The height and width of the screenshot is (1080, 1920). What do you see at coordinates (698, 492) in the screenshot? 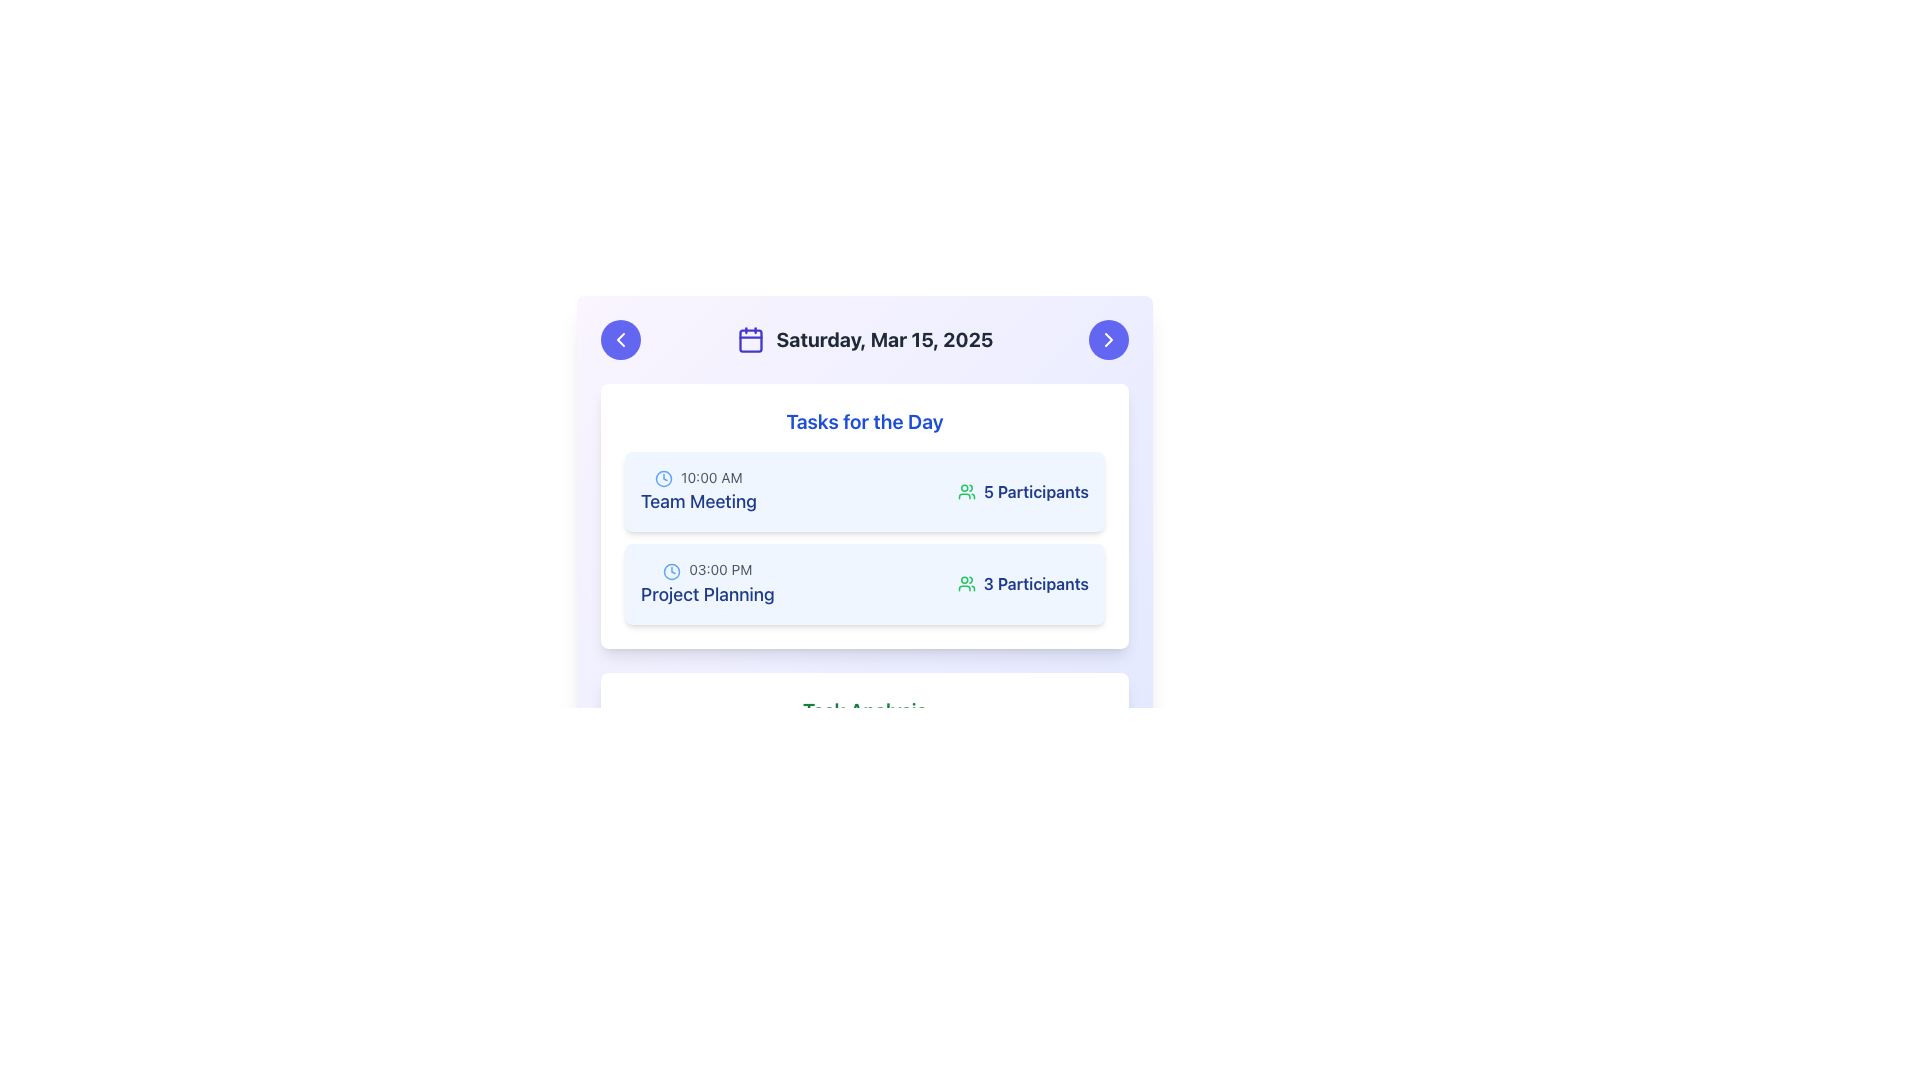
I see `the Informational Label displaying '10:00 AM Team Meeting'` at bounding box center [698, 492].